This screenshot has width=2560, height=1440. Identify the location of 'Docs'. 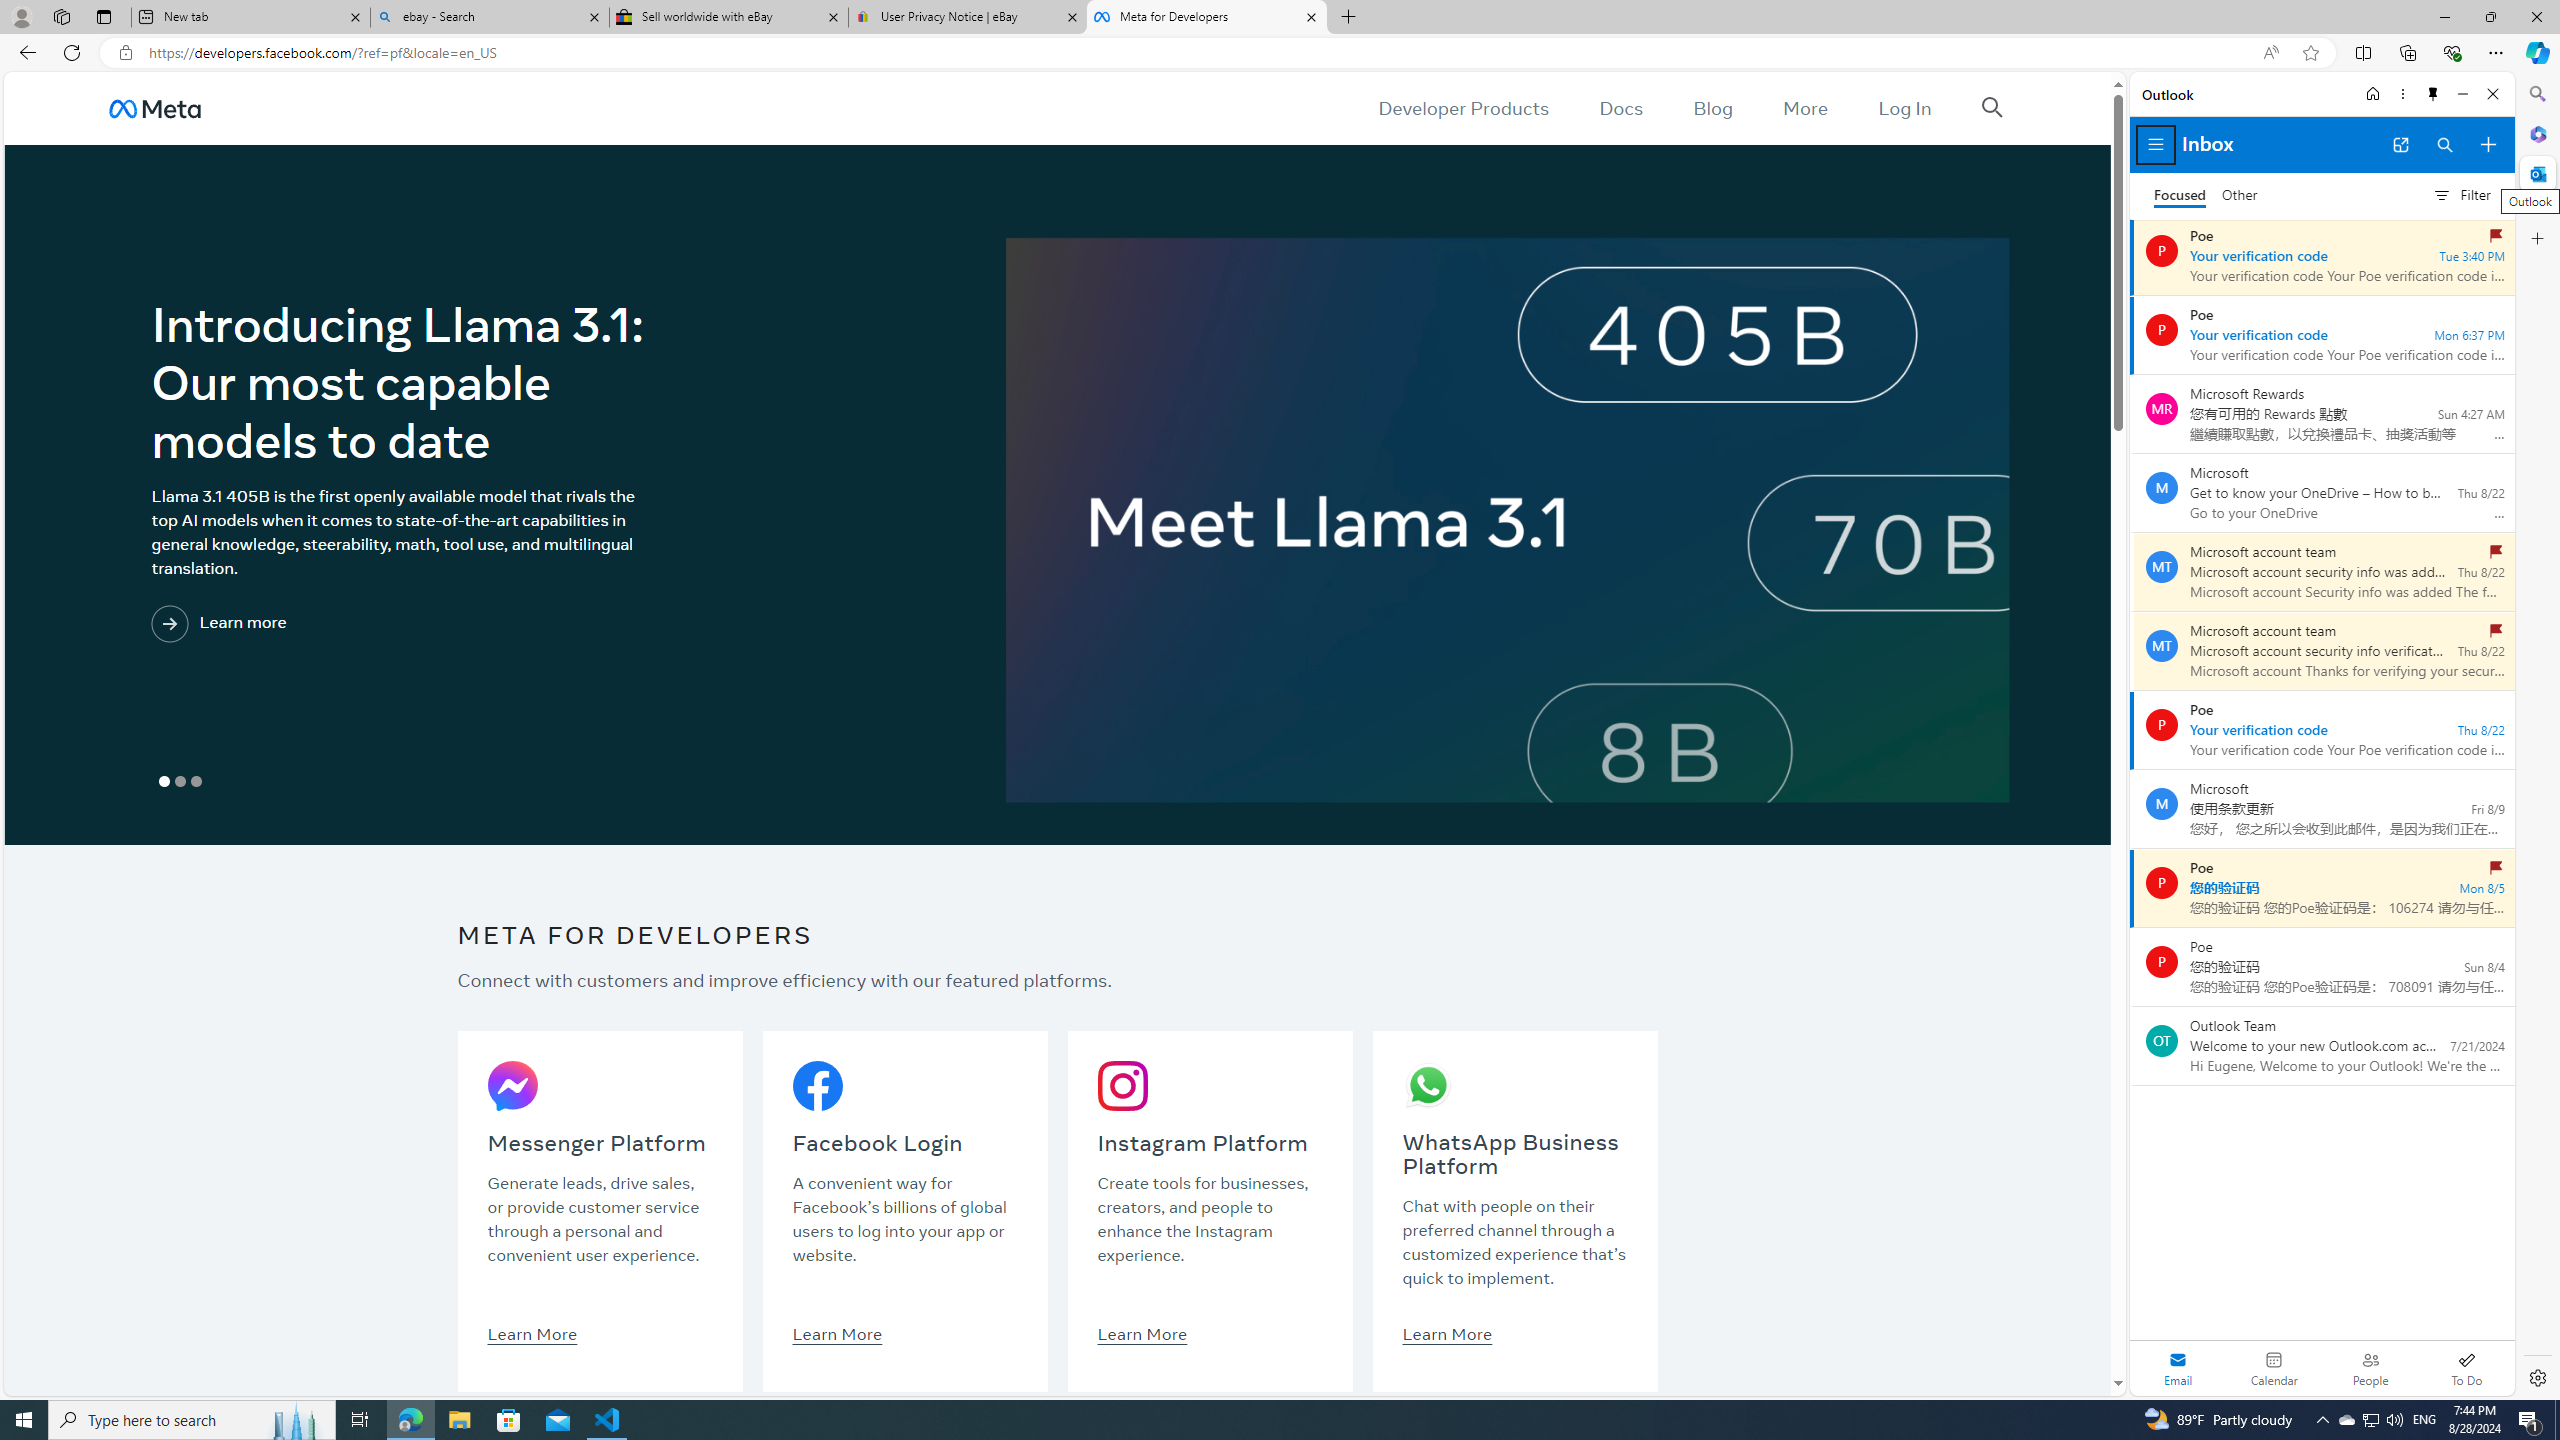
(1621, 107).